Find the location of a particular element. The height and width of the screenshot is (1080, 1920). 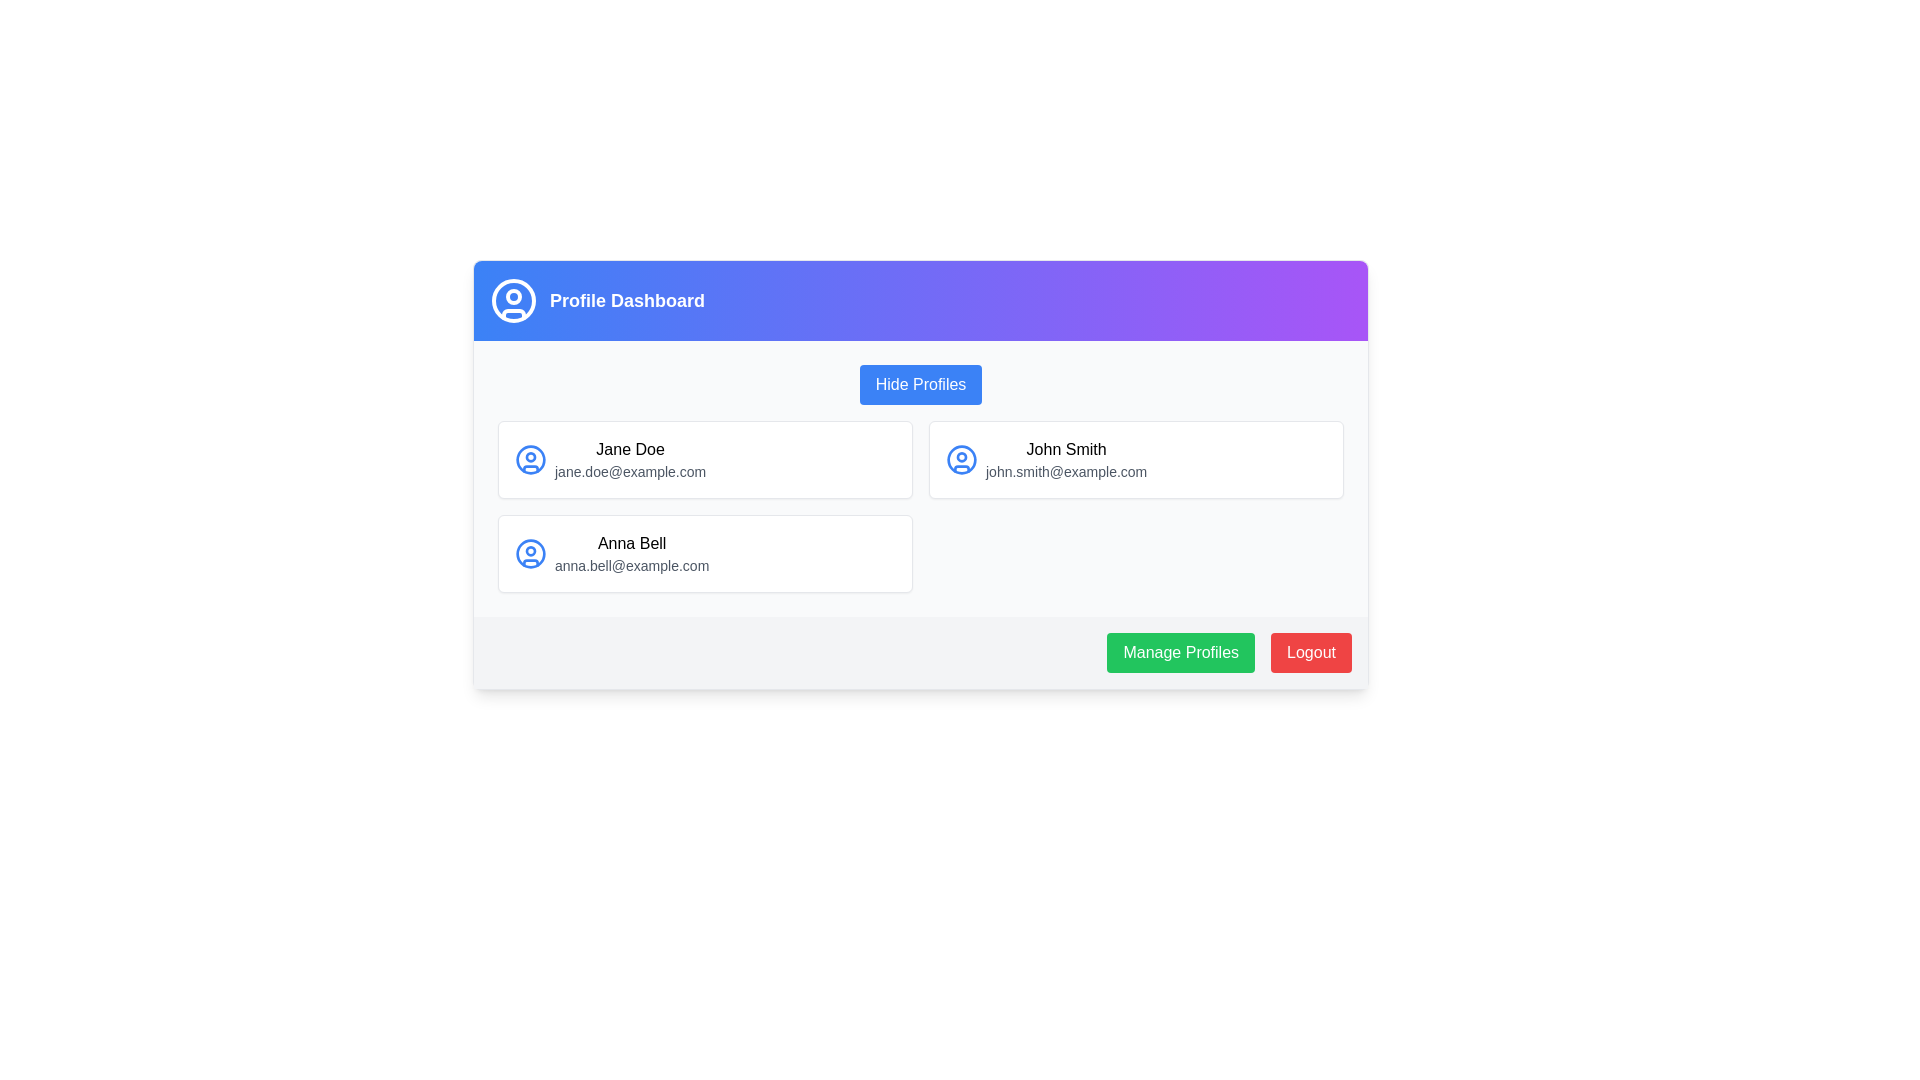

the text element displaying 'Anna Bell' and 'anna.bell@example.com' in the second user information box of the Profile Dashboard is located at coordinates (631, 554).